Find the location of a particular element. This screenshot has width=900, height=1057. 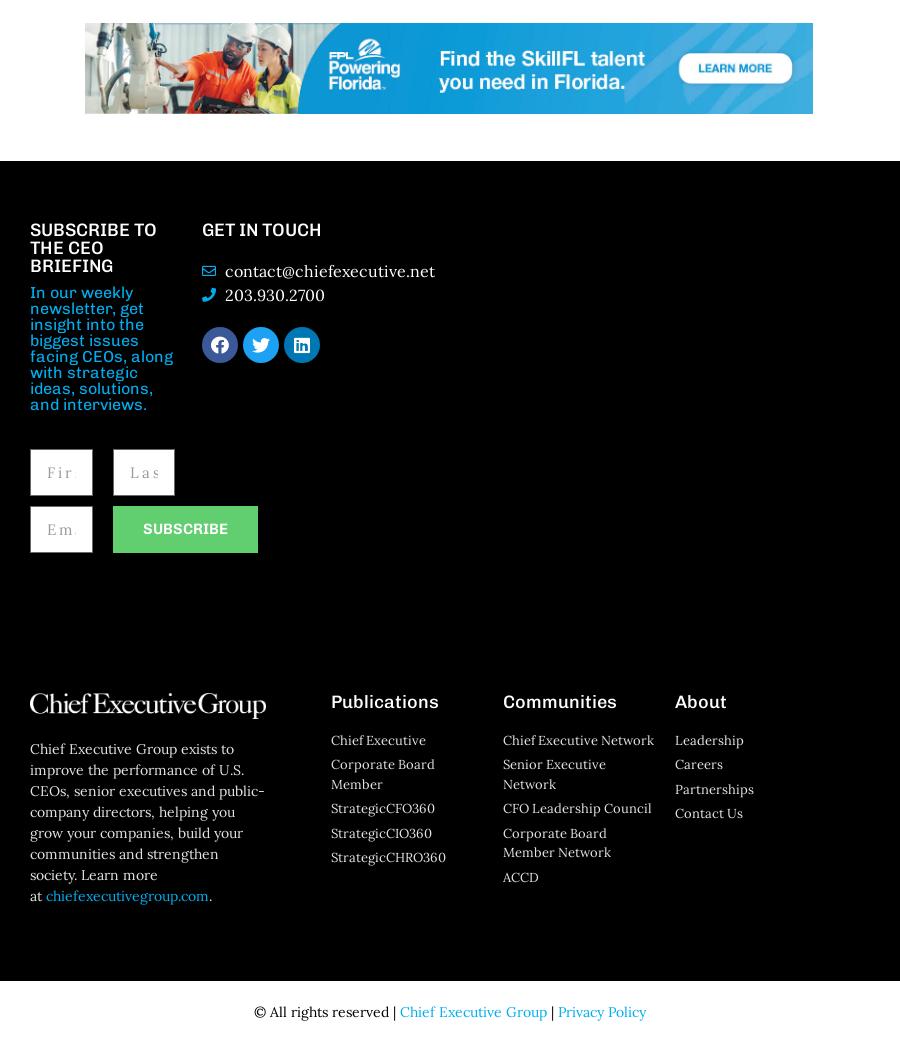

'Partnerships' is located at coordinates (713, 788).